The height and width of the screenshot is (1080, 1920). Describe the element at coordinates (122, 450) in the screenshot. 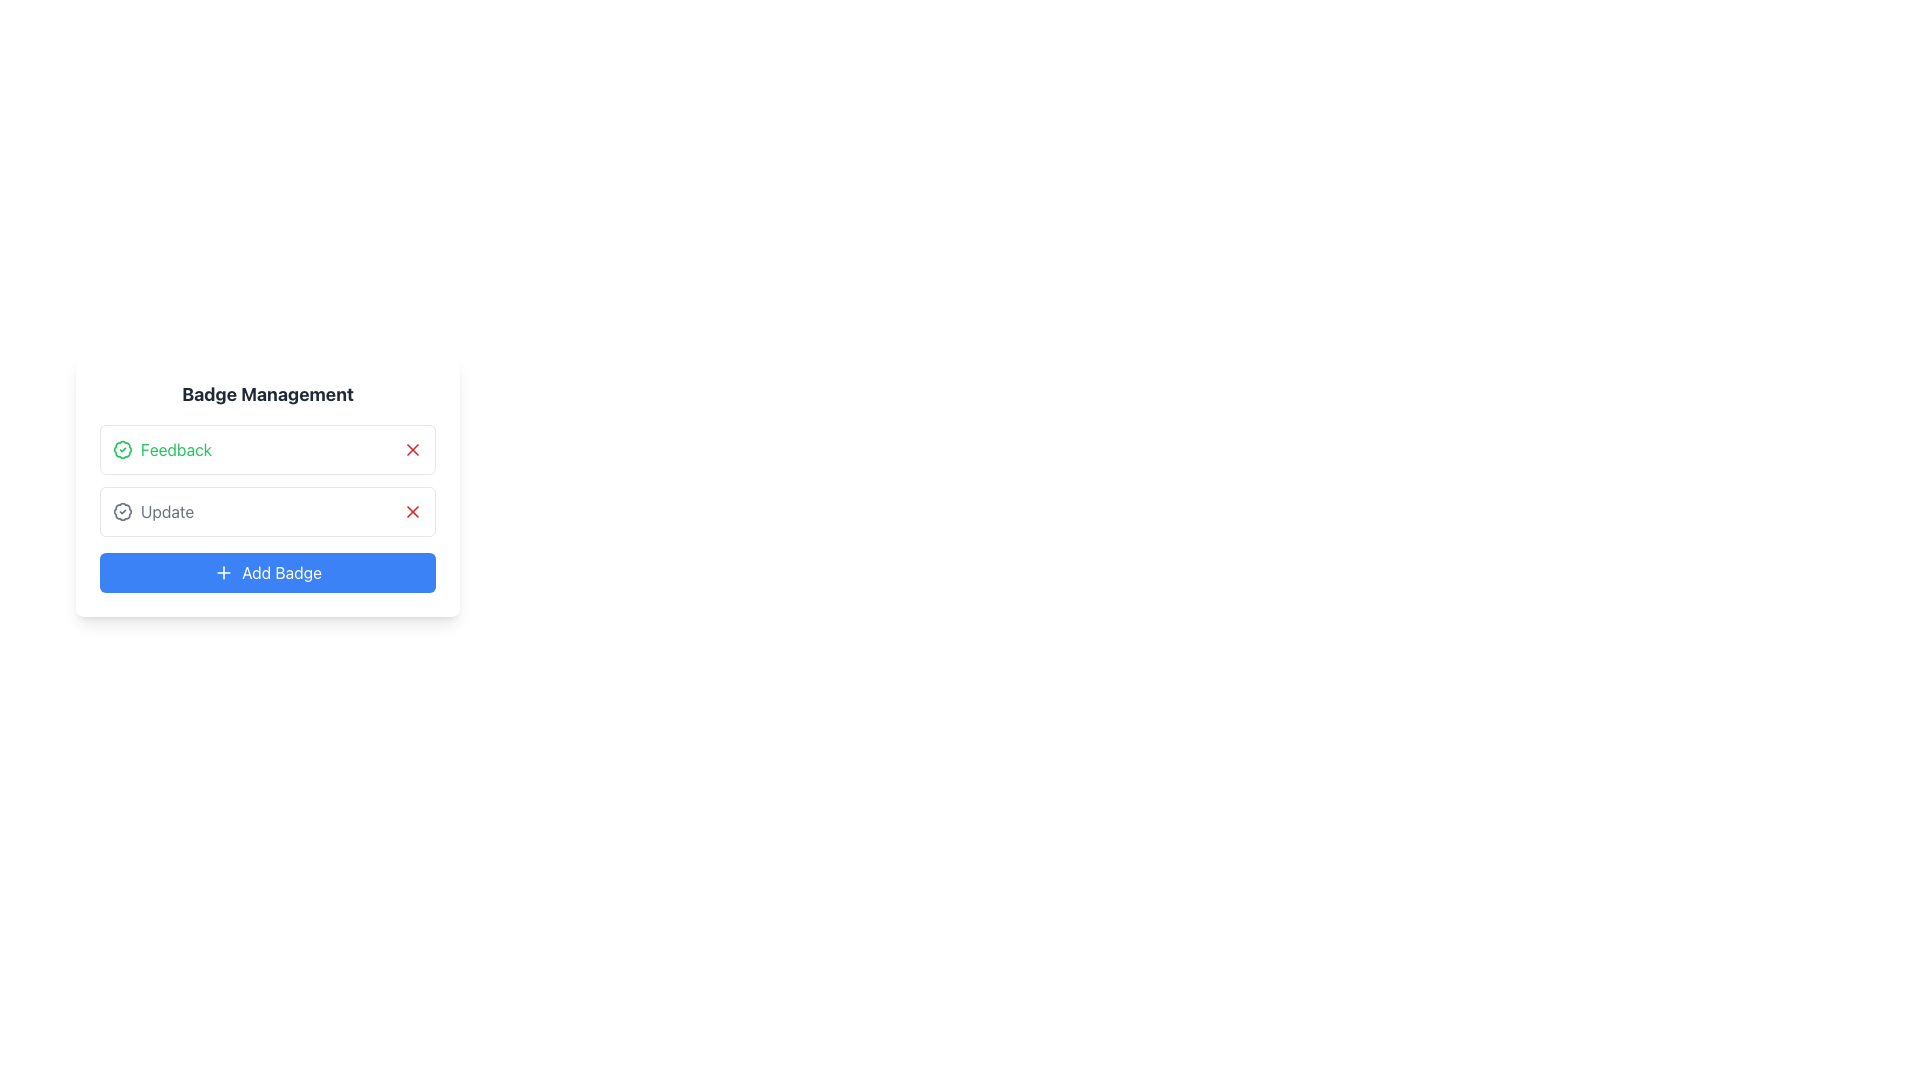

I see `the circular badge-shaped icon with a green outline and a checkmark at its center, located to the left of the 'Feedback' label in the 'Badge Management' interface` at that location.